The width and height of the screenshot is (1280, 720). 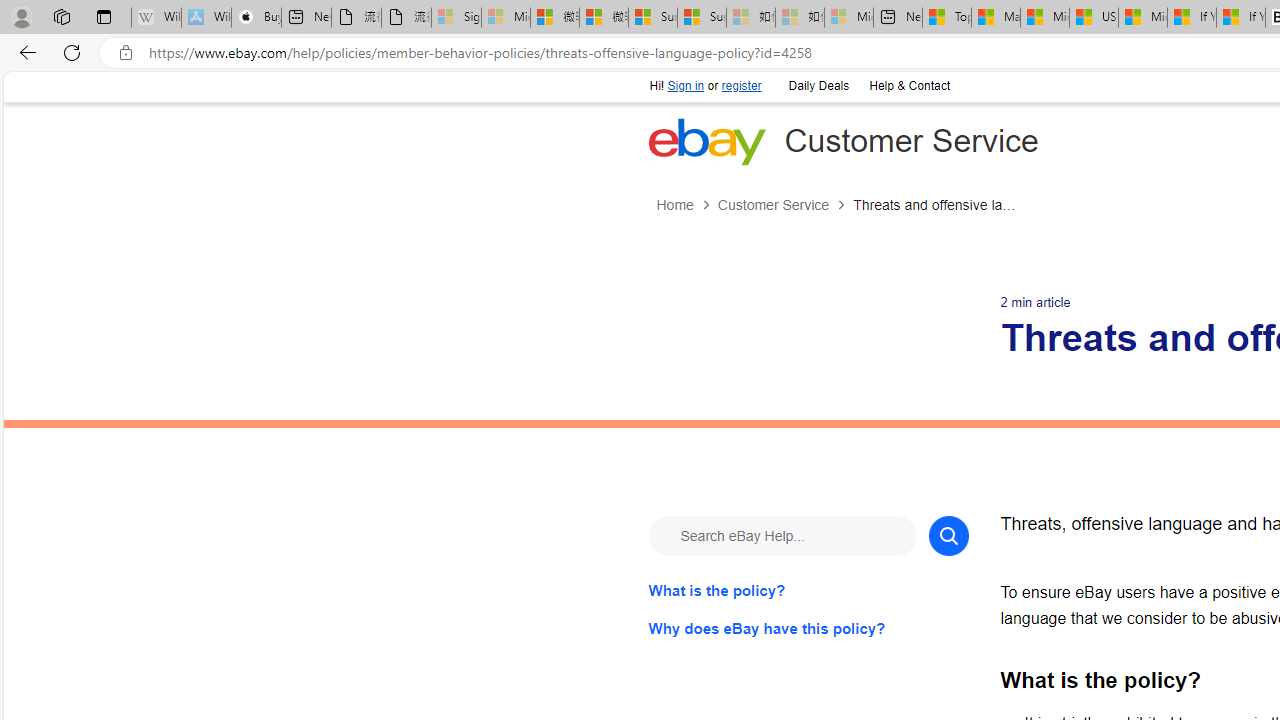 I want to click on 'View site information', so click(x=125, y=52).